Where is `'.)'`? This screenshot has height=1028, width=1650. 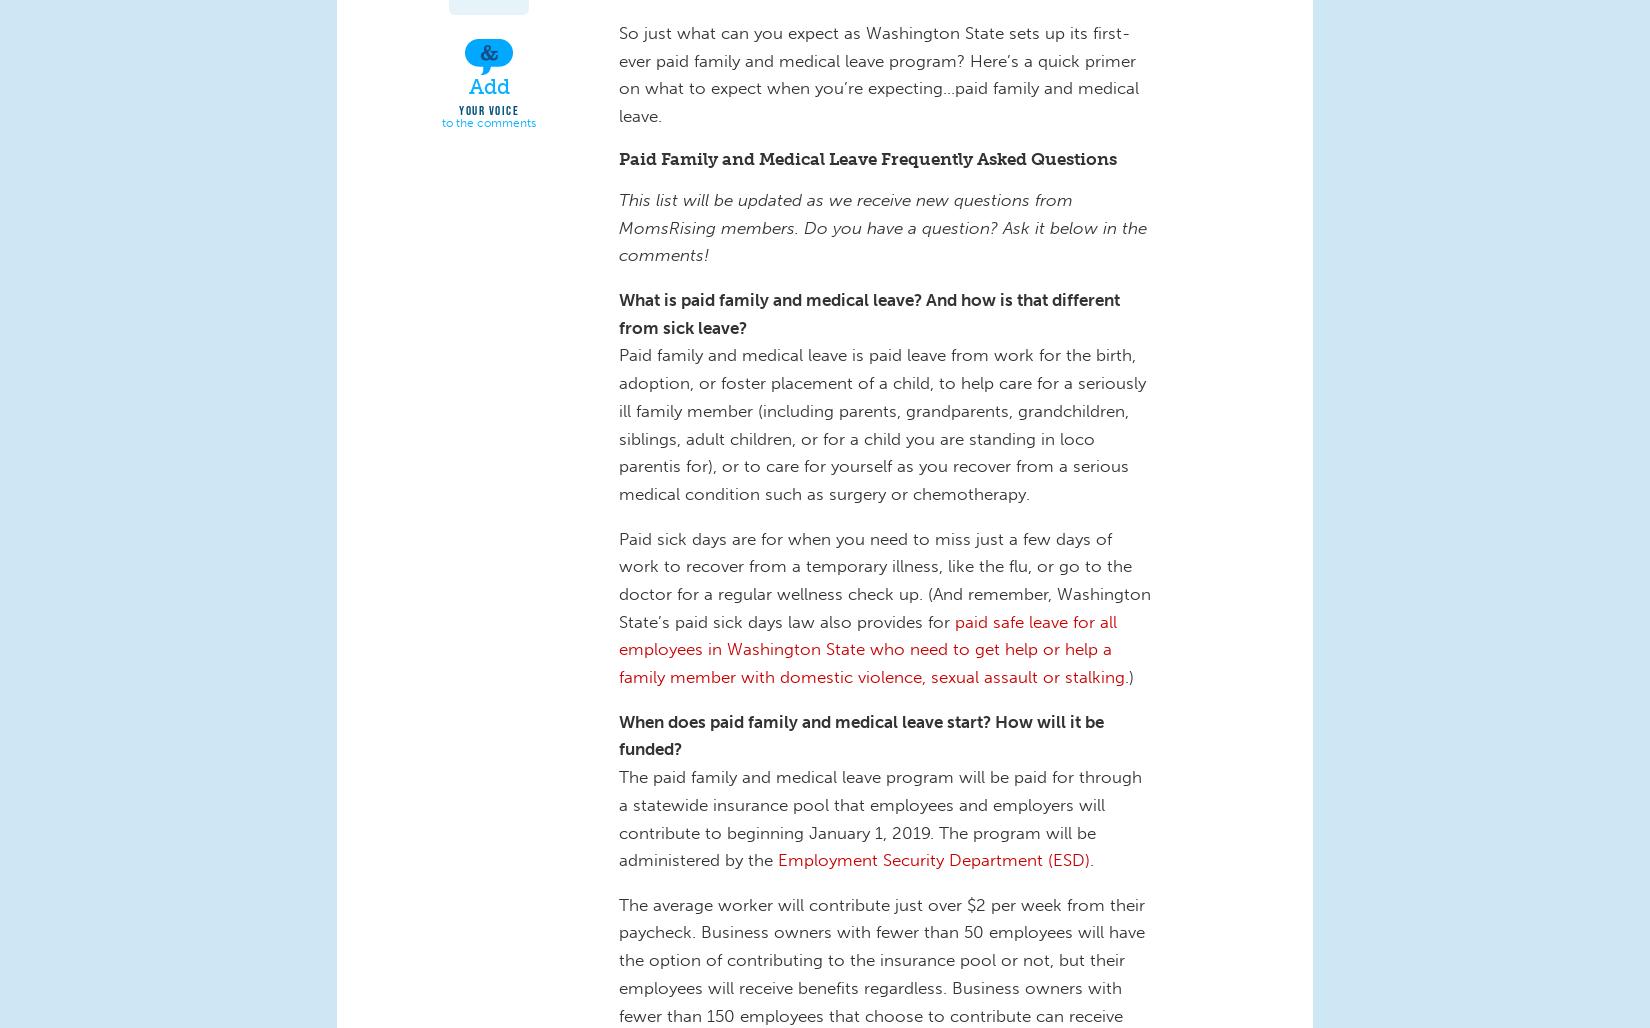
'.)' is located at coordinates (1132, 677).